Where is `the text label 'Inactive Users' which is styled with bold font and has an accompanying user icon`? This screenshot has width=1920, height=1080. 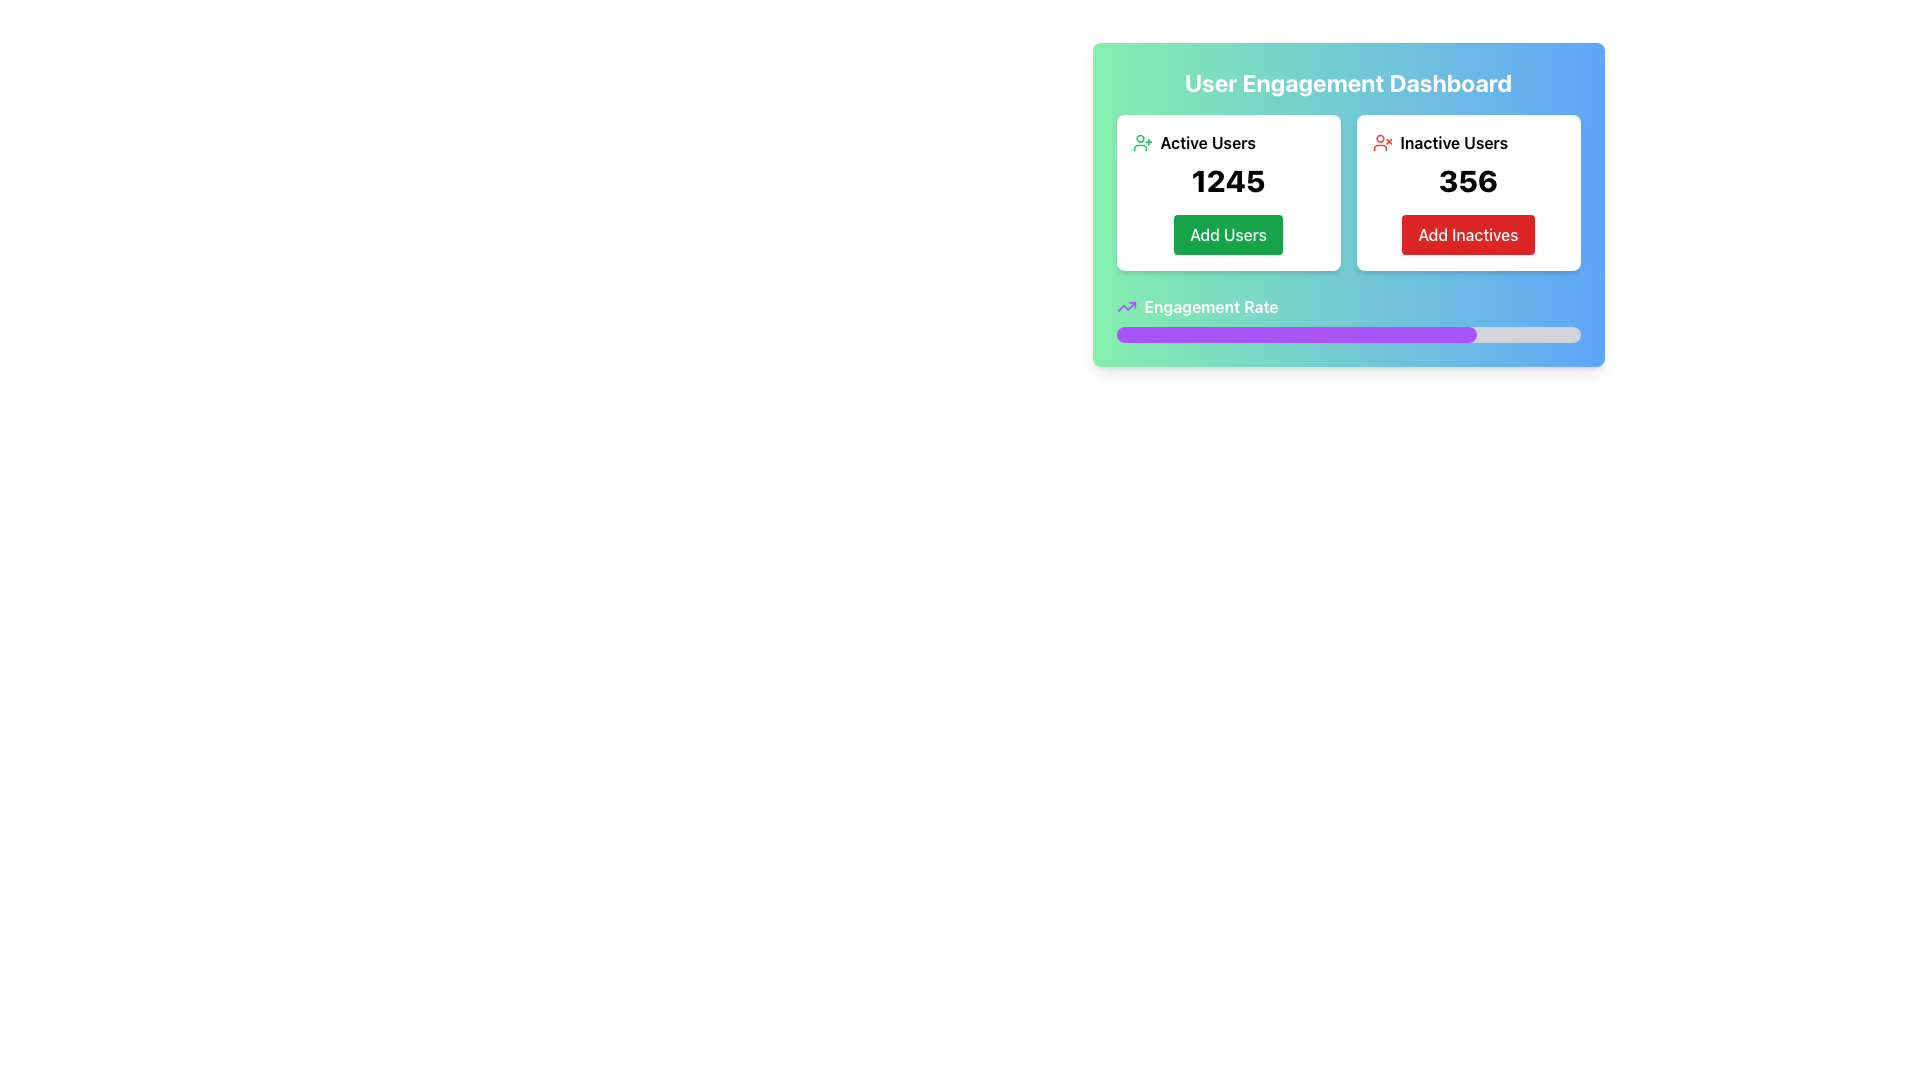 the text label 'Inactive Users' which is styled with bold font and has an accompanying user icon is located at coordinates (1468, 141).